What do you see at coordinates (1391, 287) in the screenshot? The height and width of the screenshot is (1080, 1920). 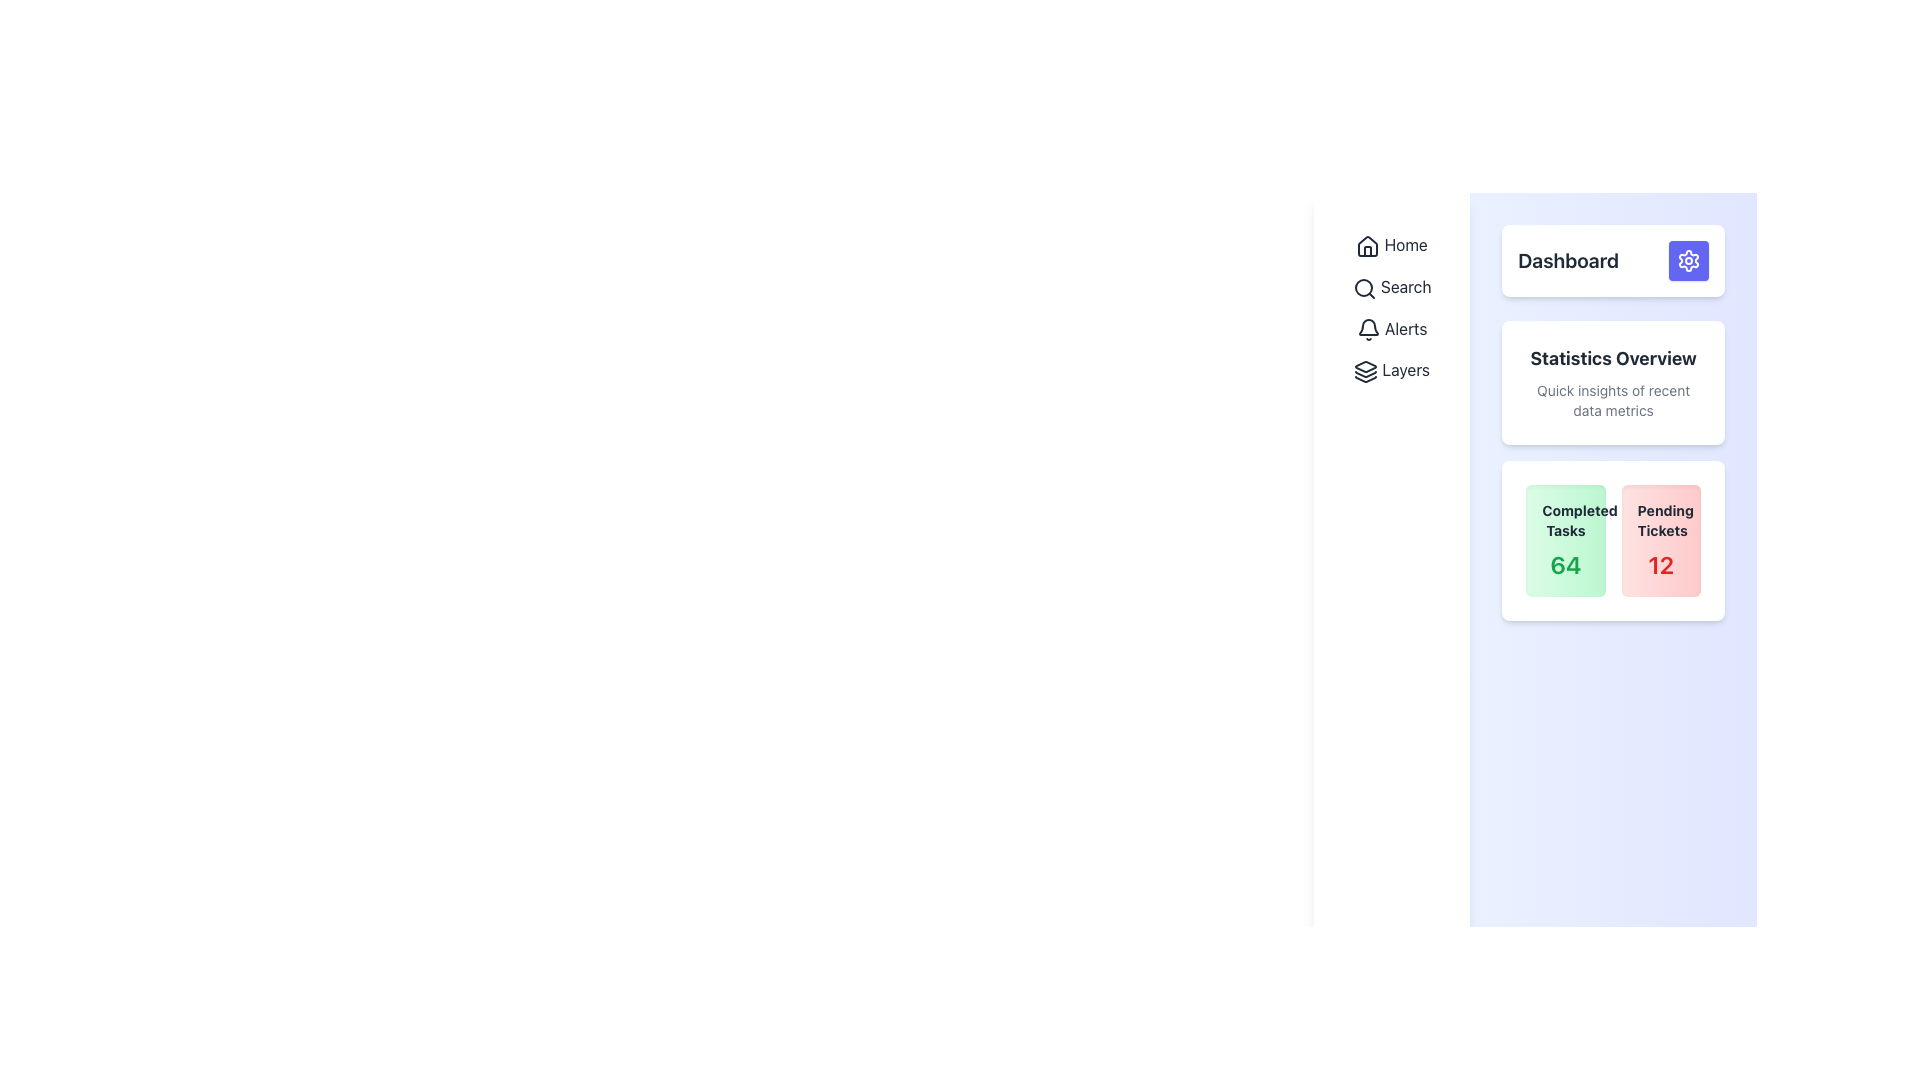 I see `the 'Search' menu item, which is the second item in the vertical menu` at bounding box center [1391, 287].